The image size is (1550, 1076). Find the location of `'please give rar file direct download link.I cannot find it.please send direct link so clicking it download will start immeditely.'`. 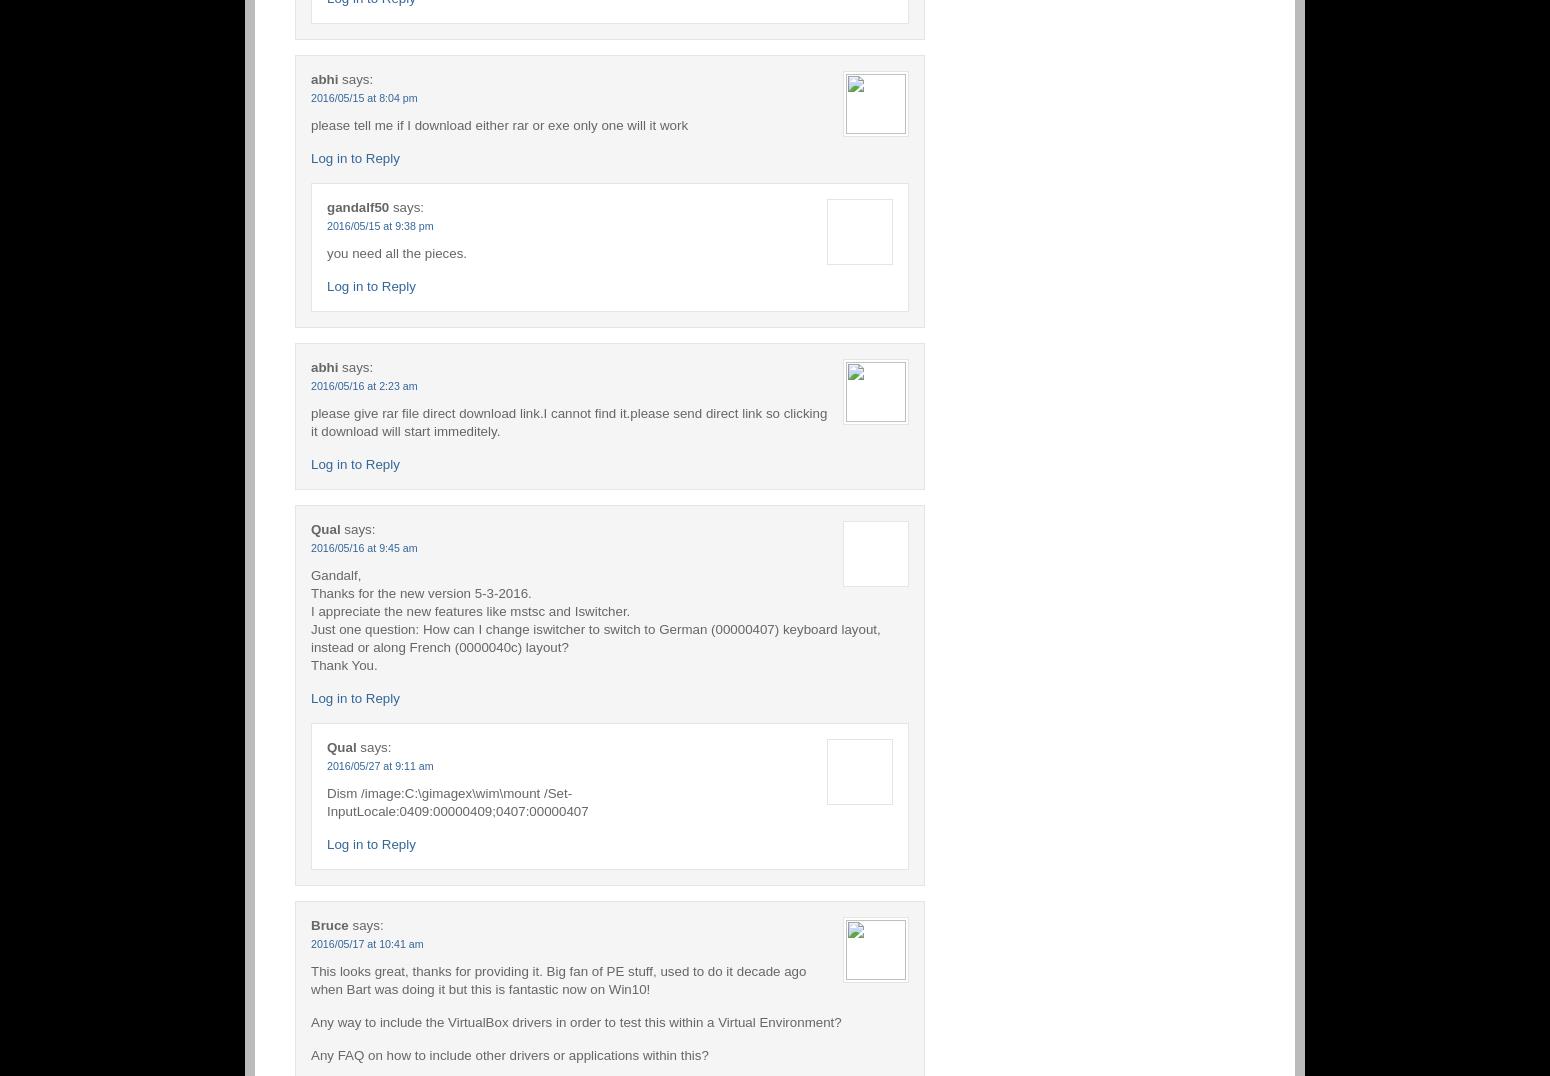

'please give rar file direct download link.I cannot find it.please send direct link so clicking it download will start immeditely.' is located at coordinates (569, 421).